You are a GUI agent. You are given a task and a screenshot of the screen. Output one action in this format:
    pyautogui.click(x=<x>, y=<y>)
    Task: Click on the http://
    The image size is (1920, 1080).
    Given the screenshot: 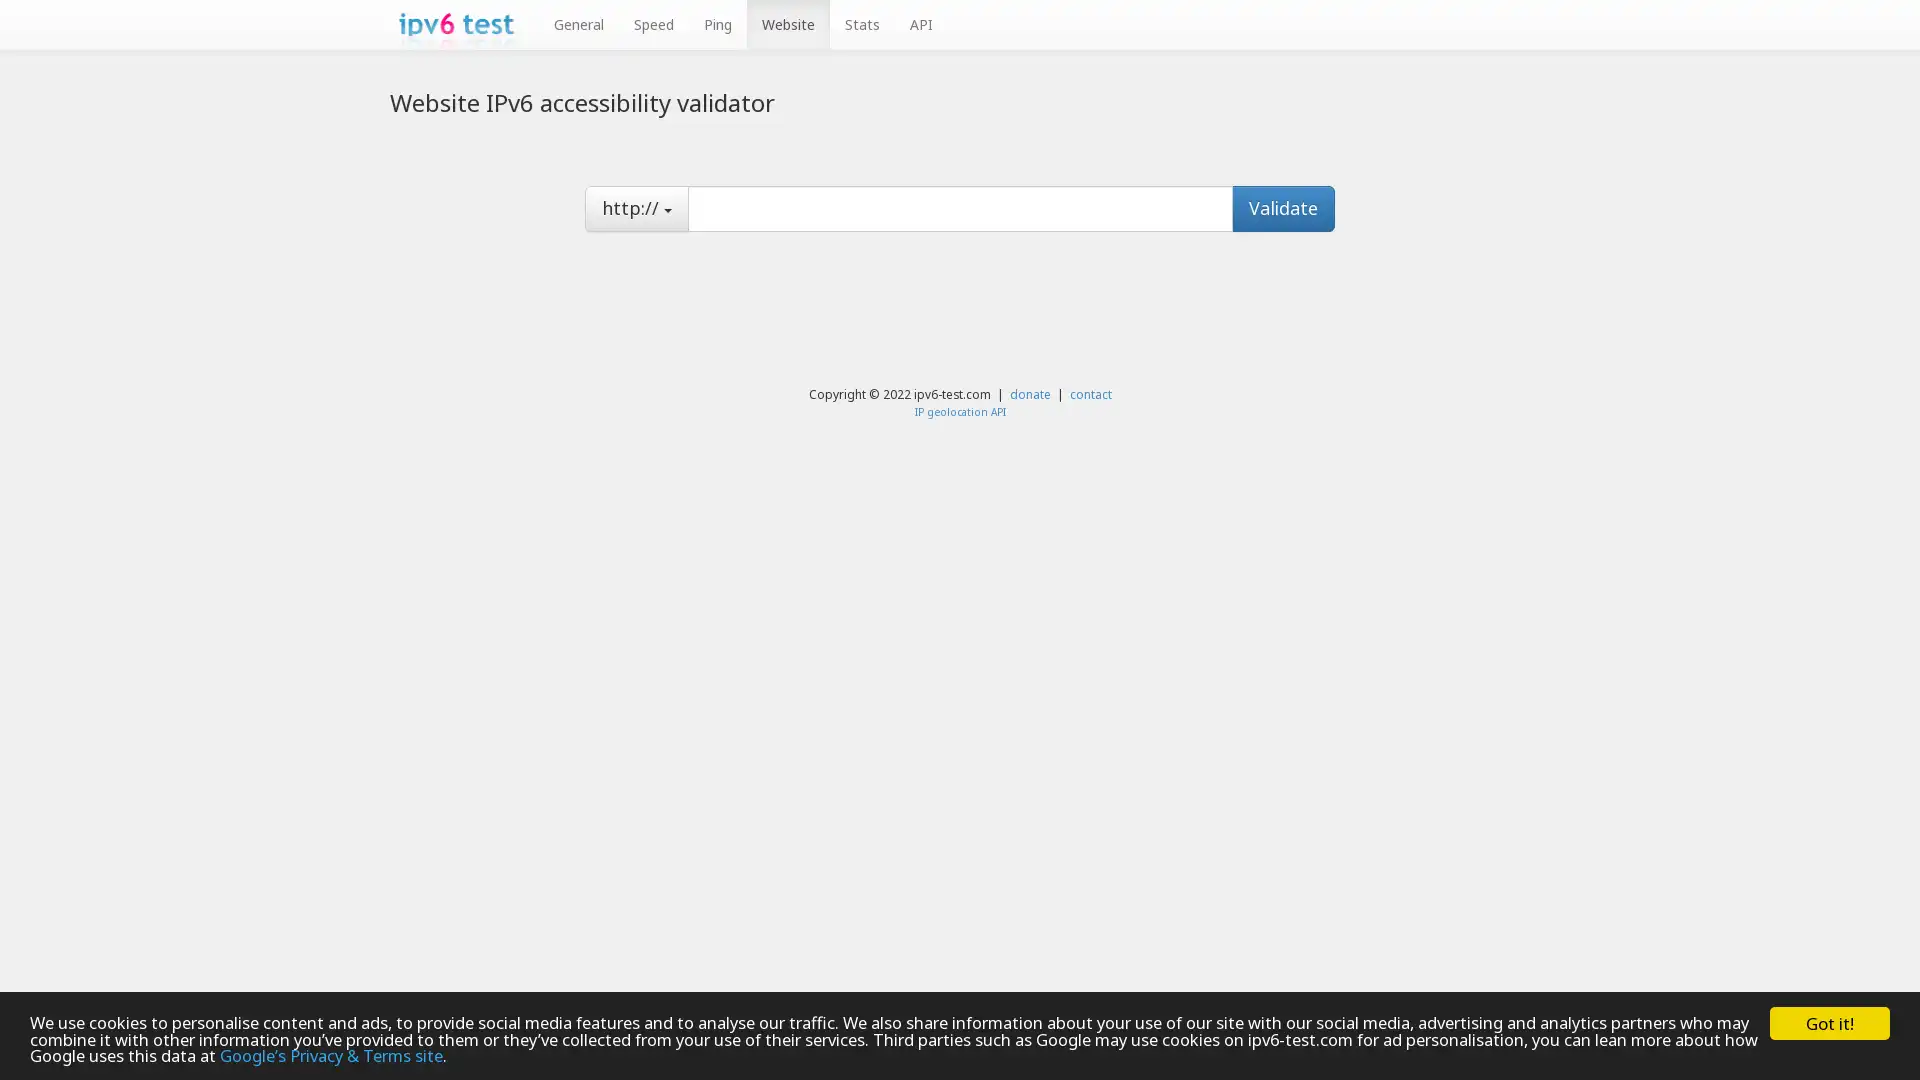 What is the action you would take?
    pyautogui.click(x=636, y=208)
    